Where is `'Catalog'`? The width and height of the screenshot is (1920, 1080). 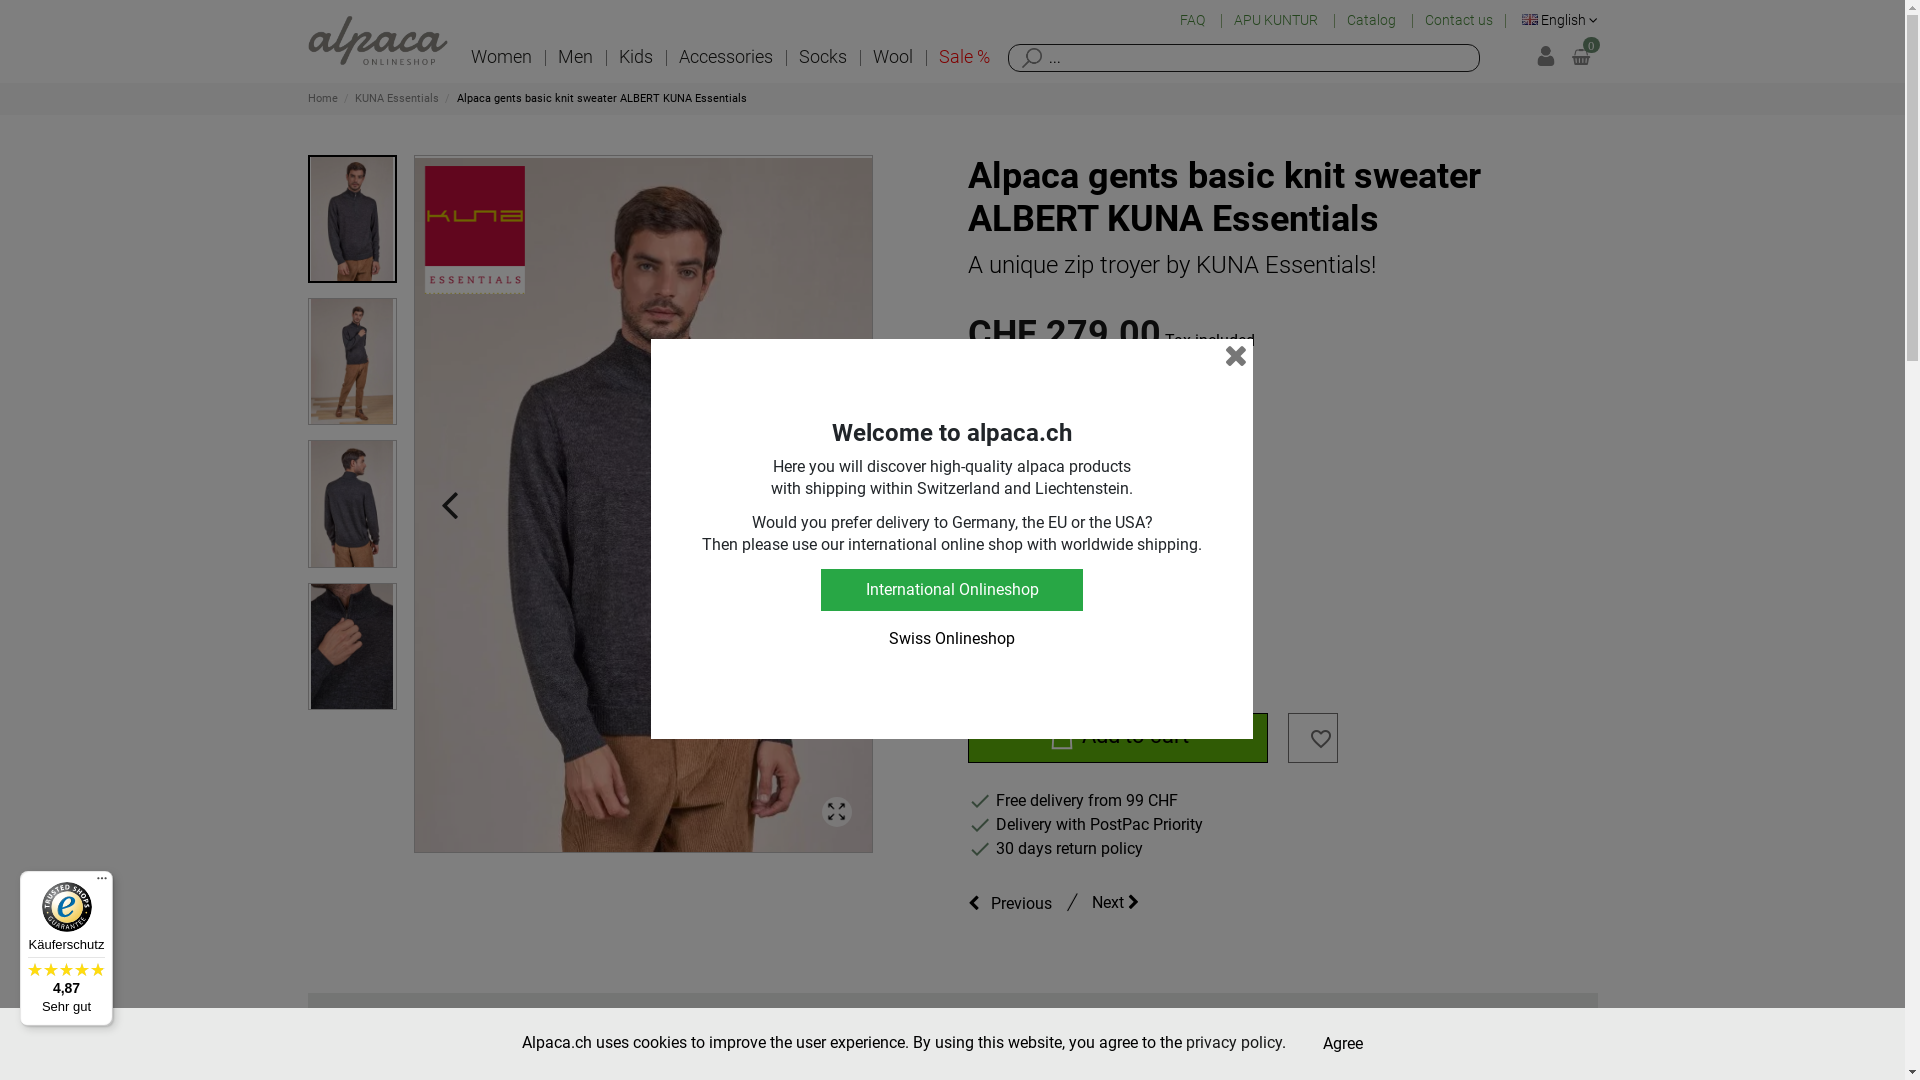
'Catalog' is located at coordinates (1371, 20).